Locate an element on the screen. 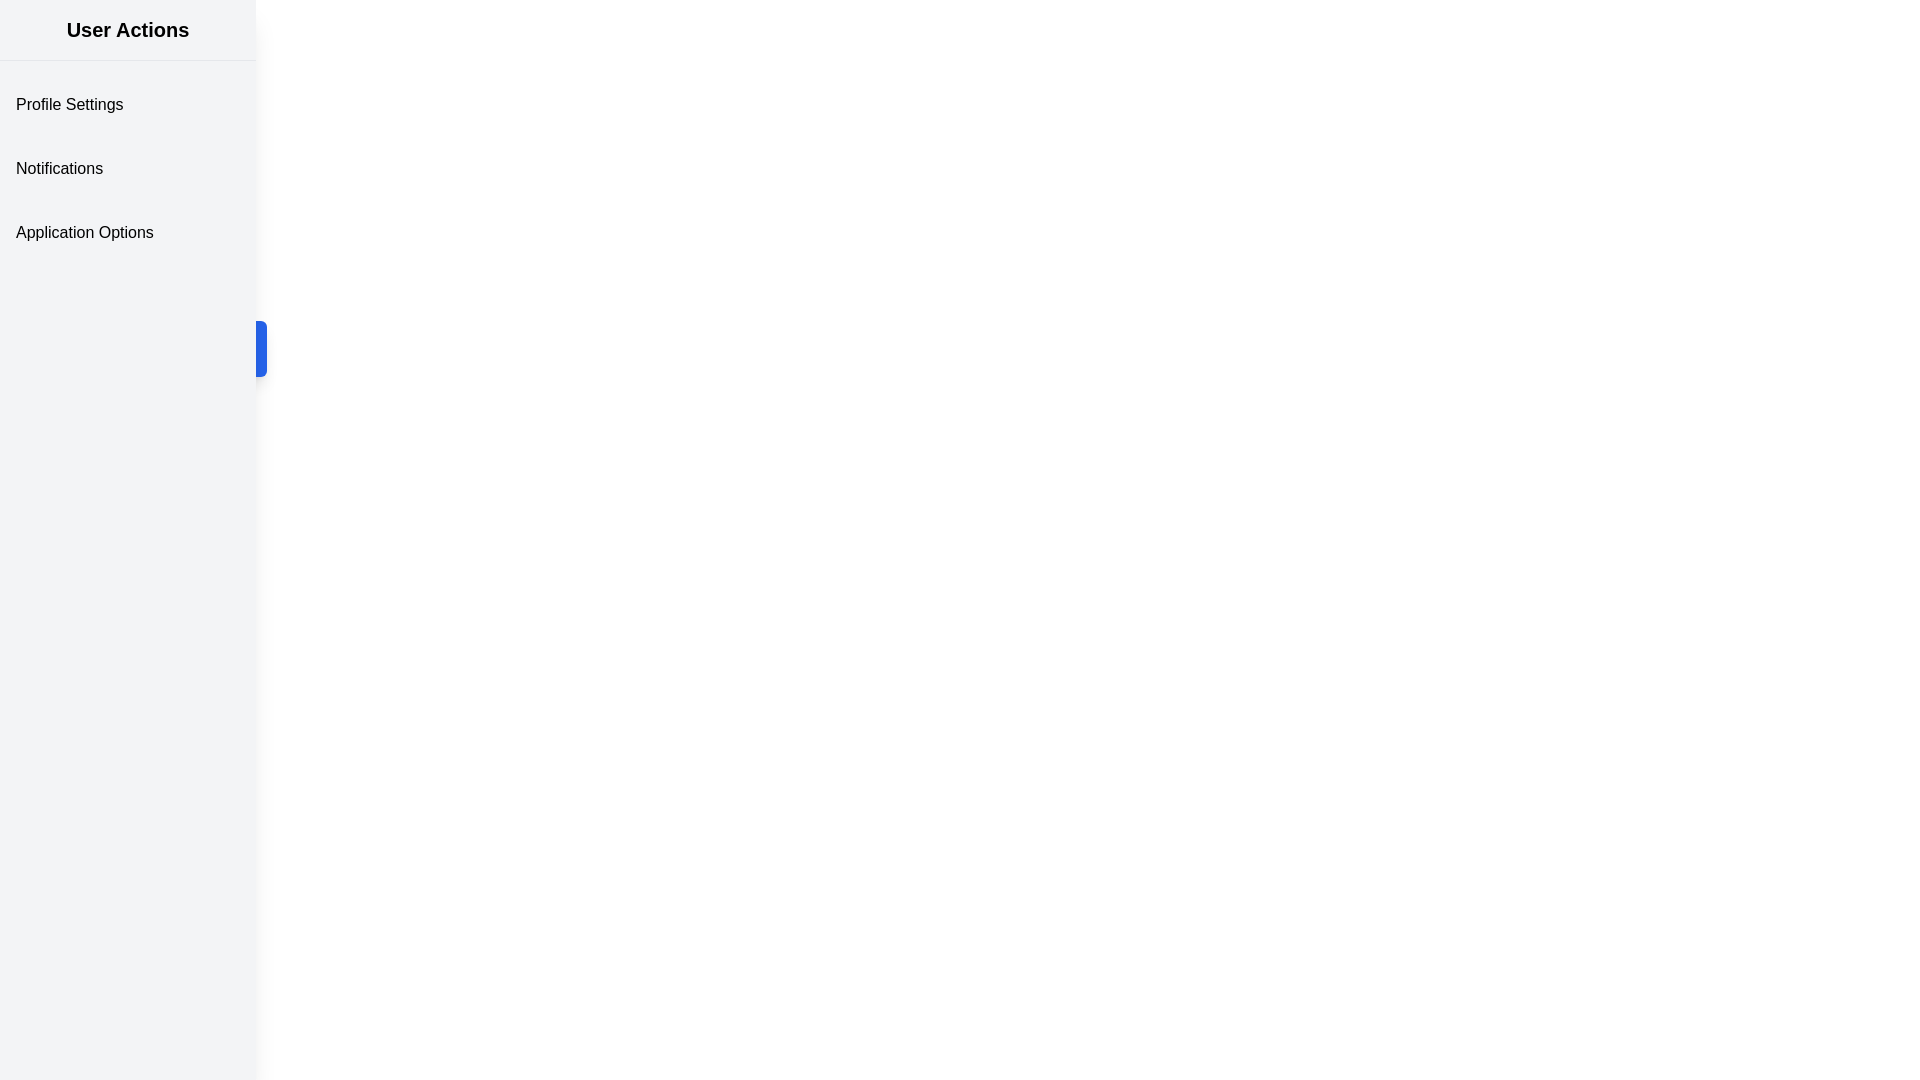 The image size is (1920, 1080). the menu item Application Options to interact with it is located at coordinates (127, 231).